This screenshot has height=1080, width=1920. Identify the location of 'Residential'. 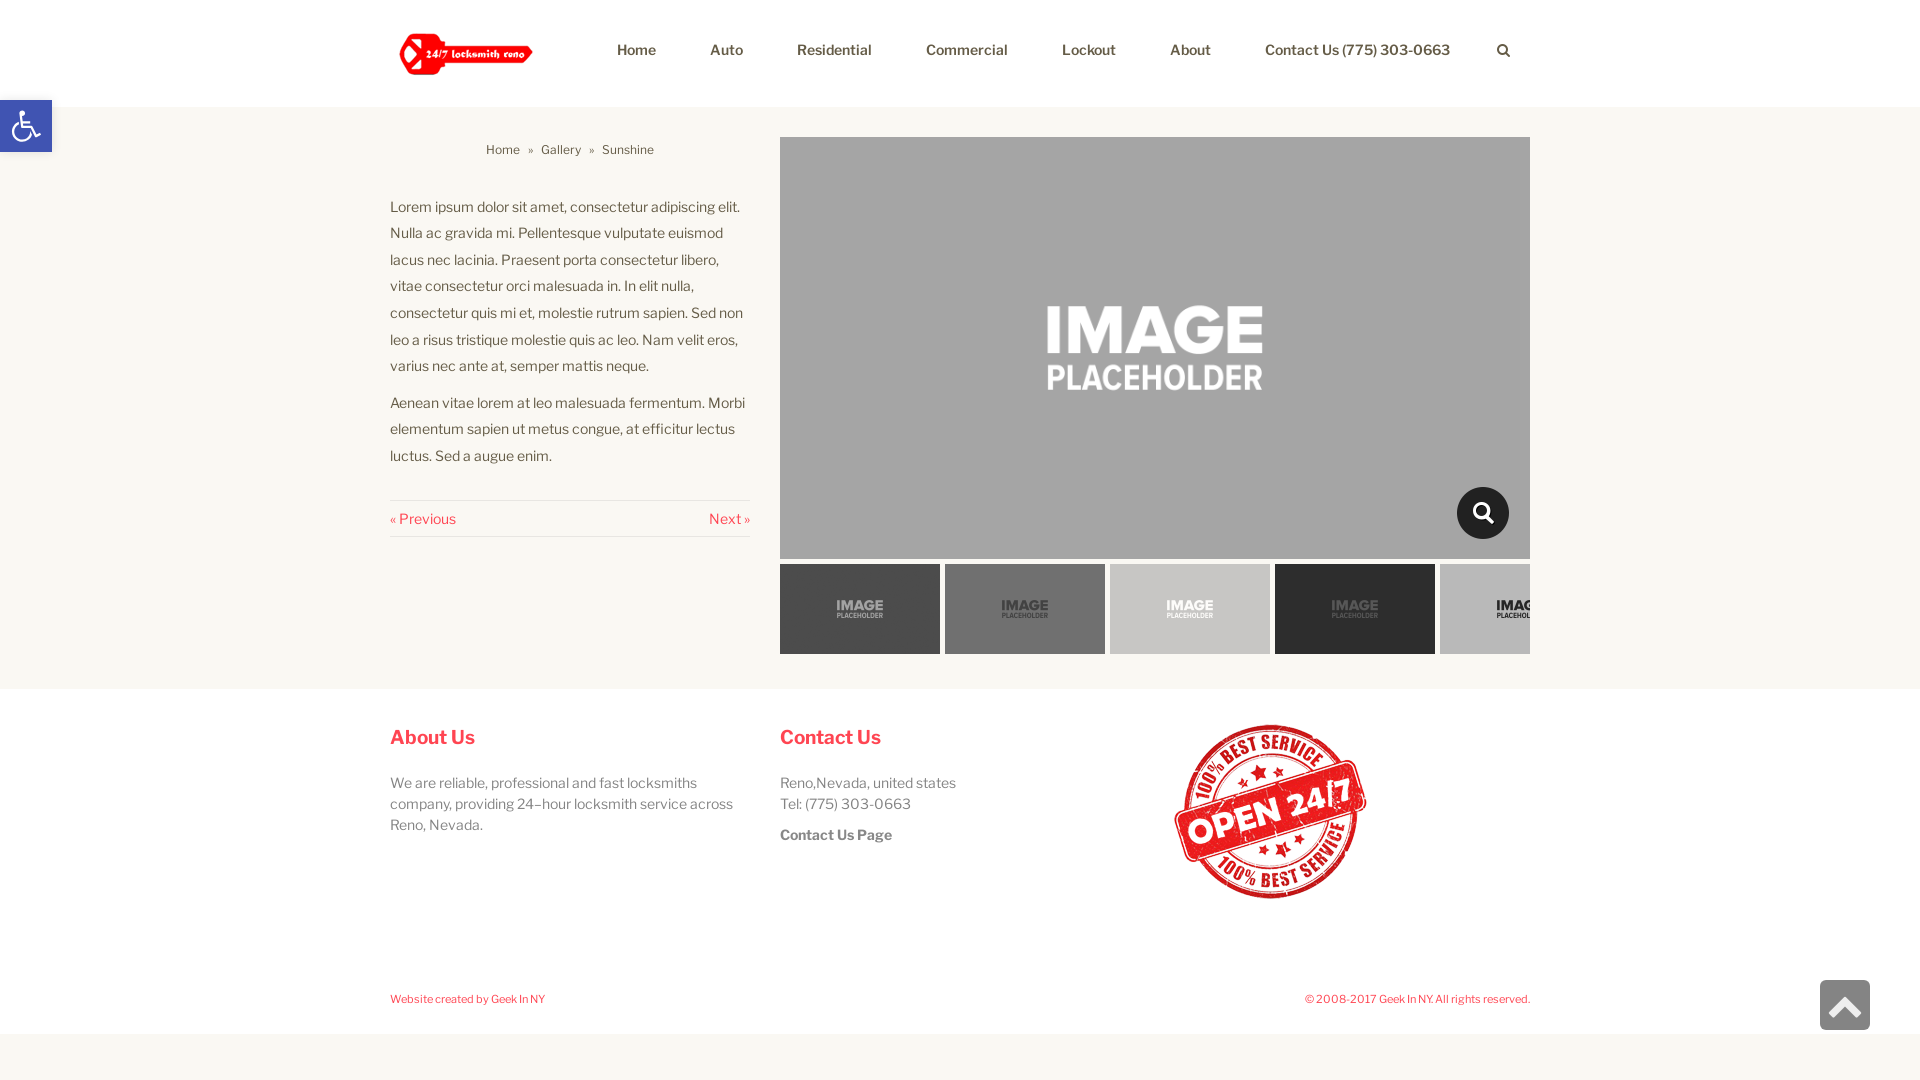
(834, 49).